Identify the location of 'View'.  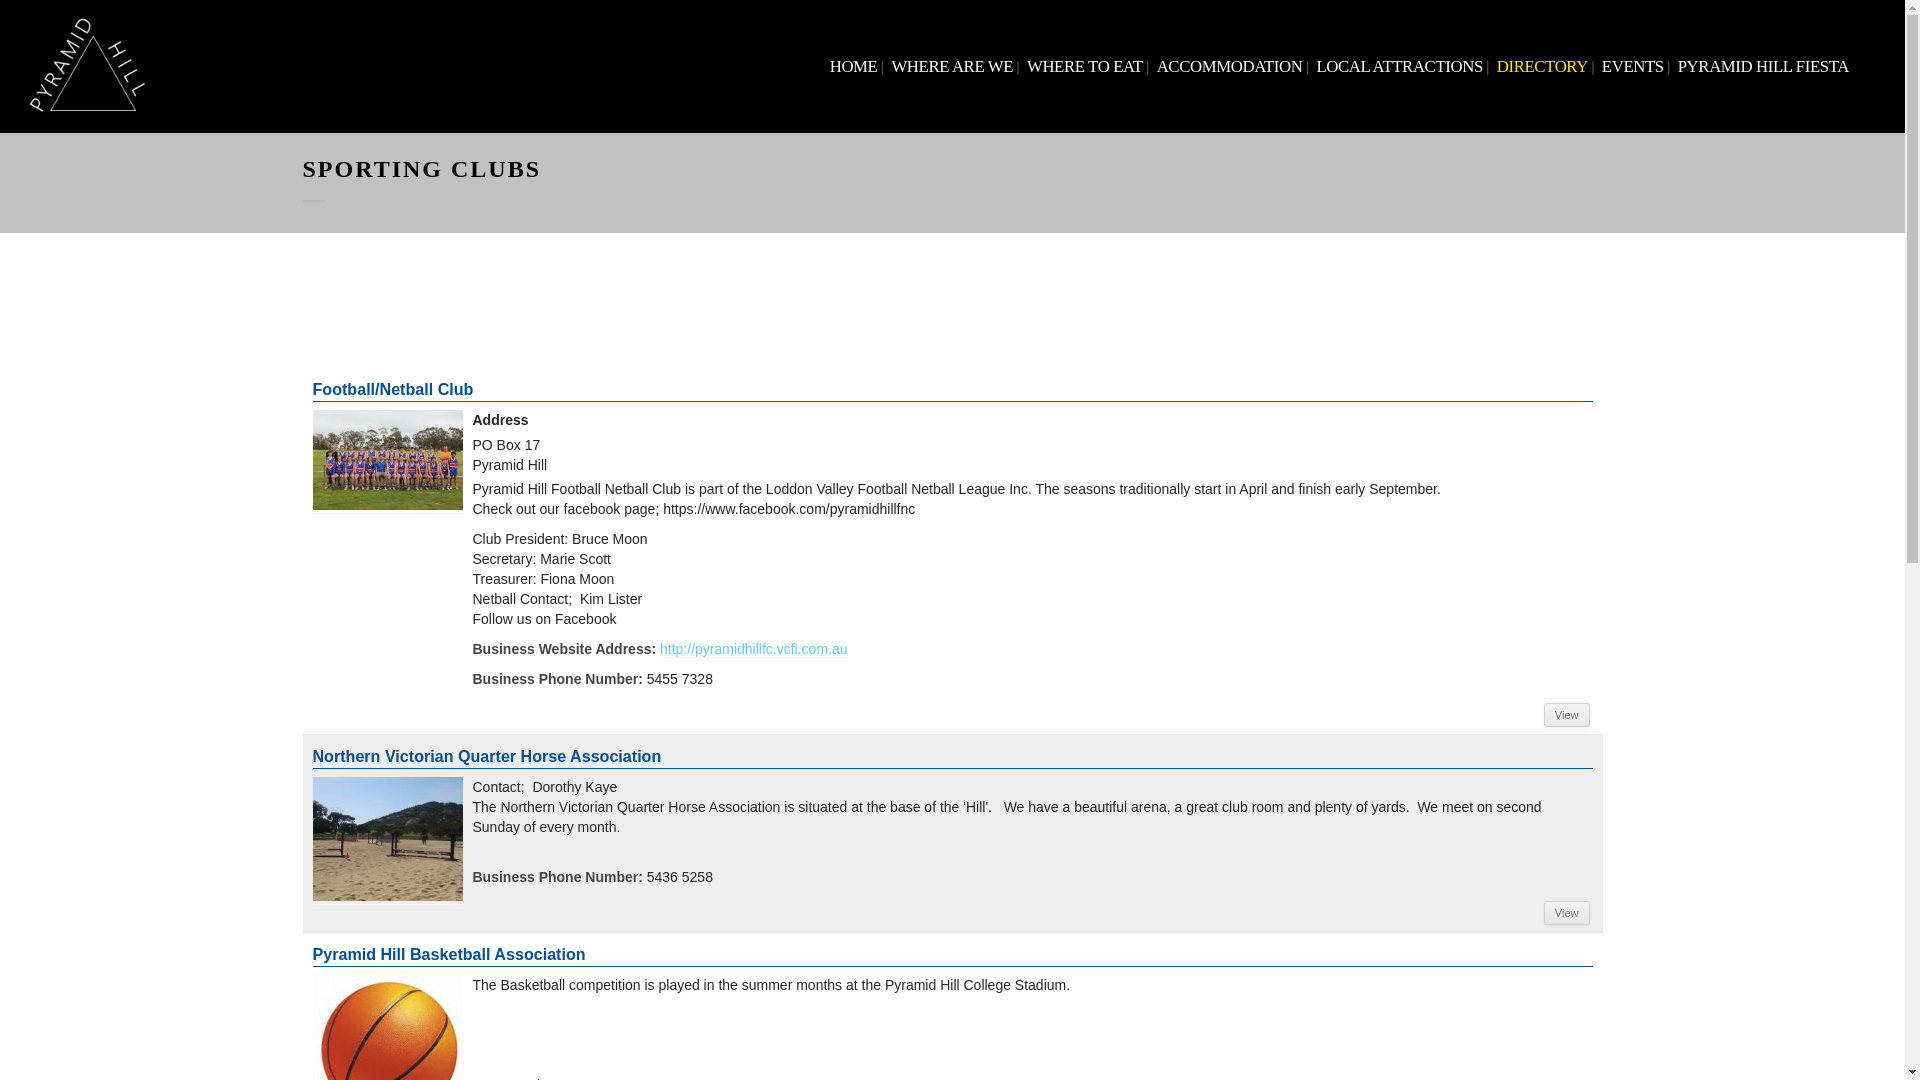
(1565, 713).